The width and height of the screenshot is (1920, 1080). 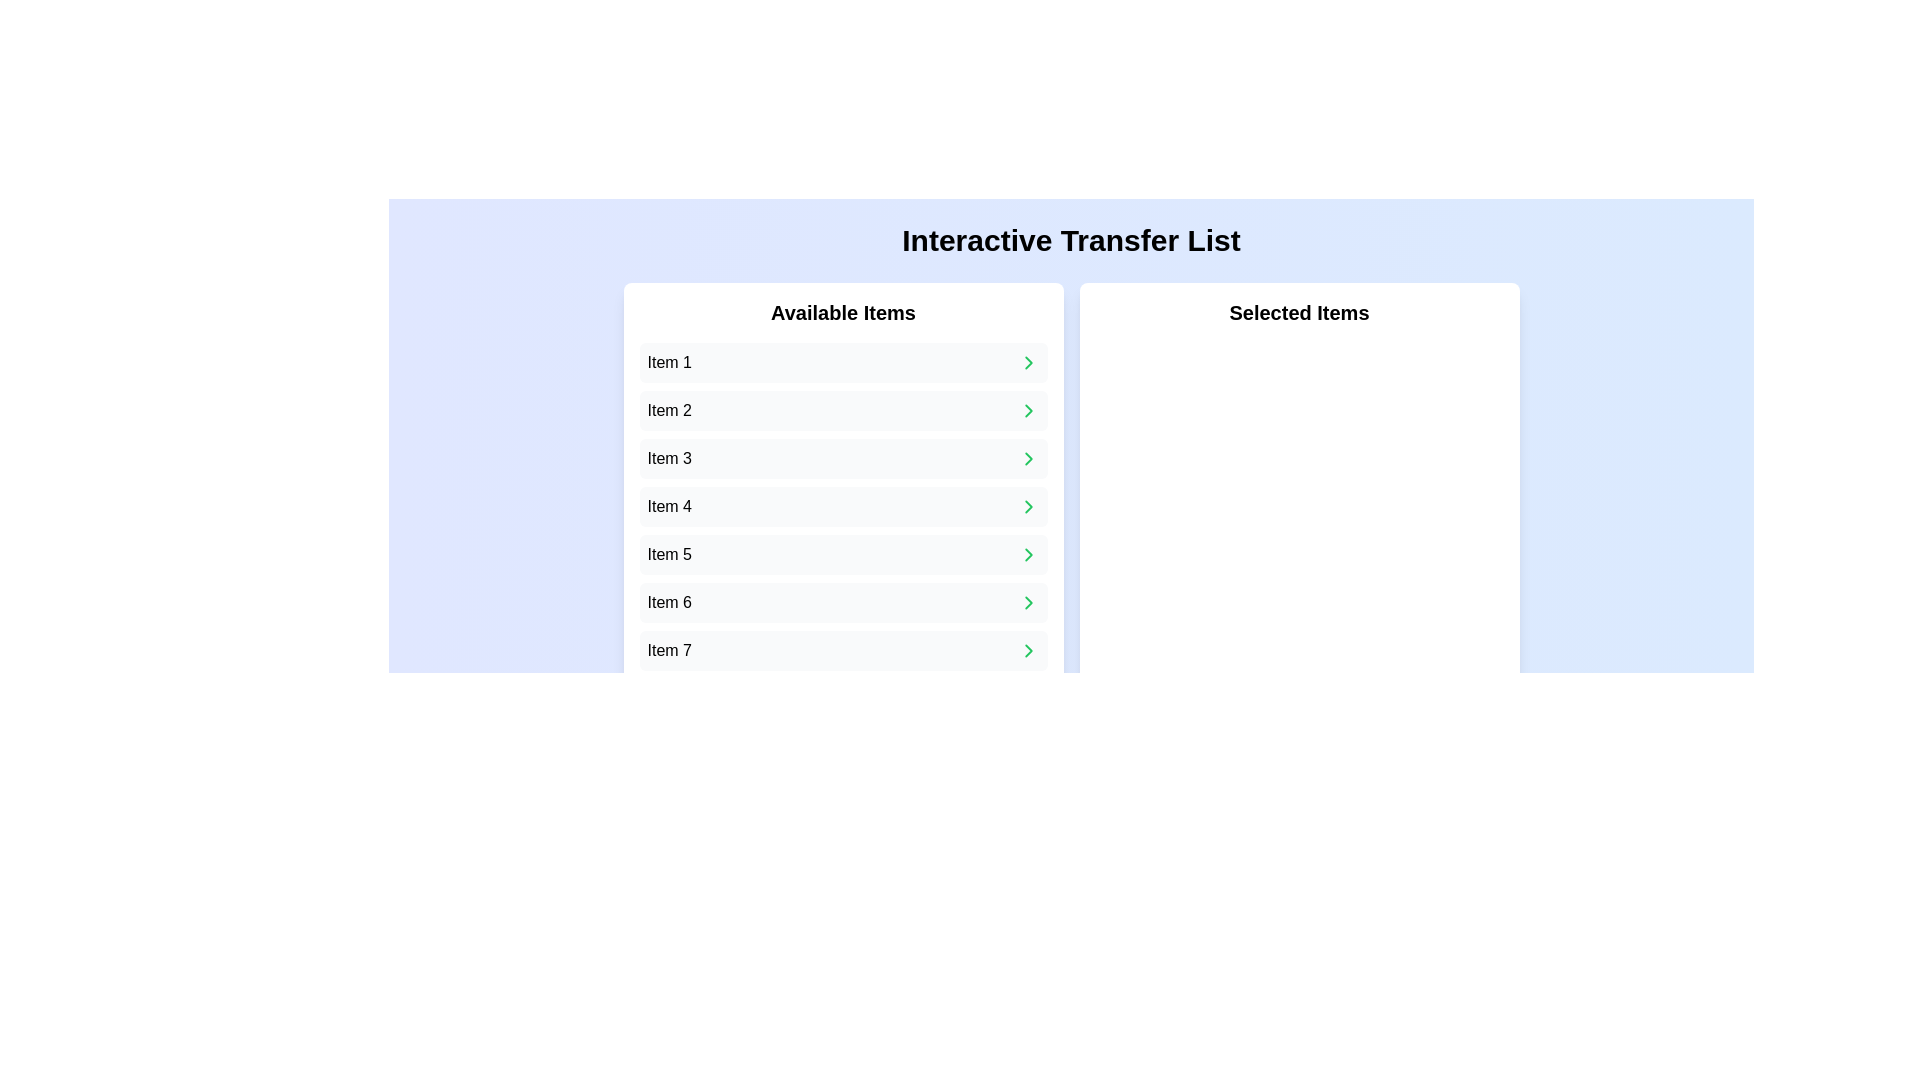 What do you see at coordinates (669, 555) in the screenshot?
I see `the text label 'Item 5' which identifies the fifth selectable item in the list under 'Available Items'` at bounding box center [669, 555].